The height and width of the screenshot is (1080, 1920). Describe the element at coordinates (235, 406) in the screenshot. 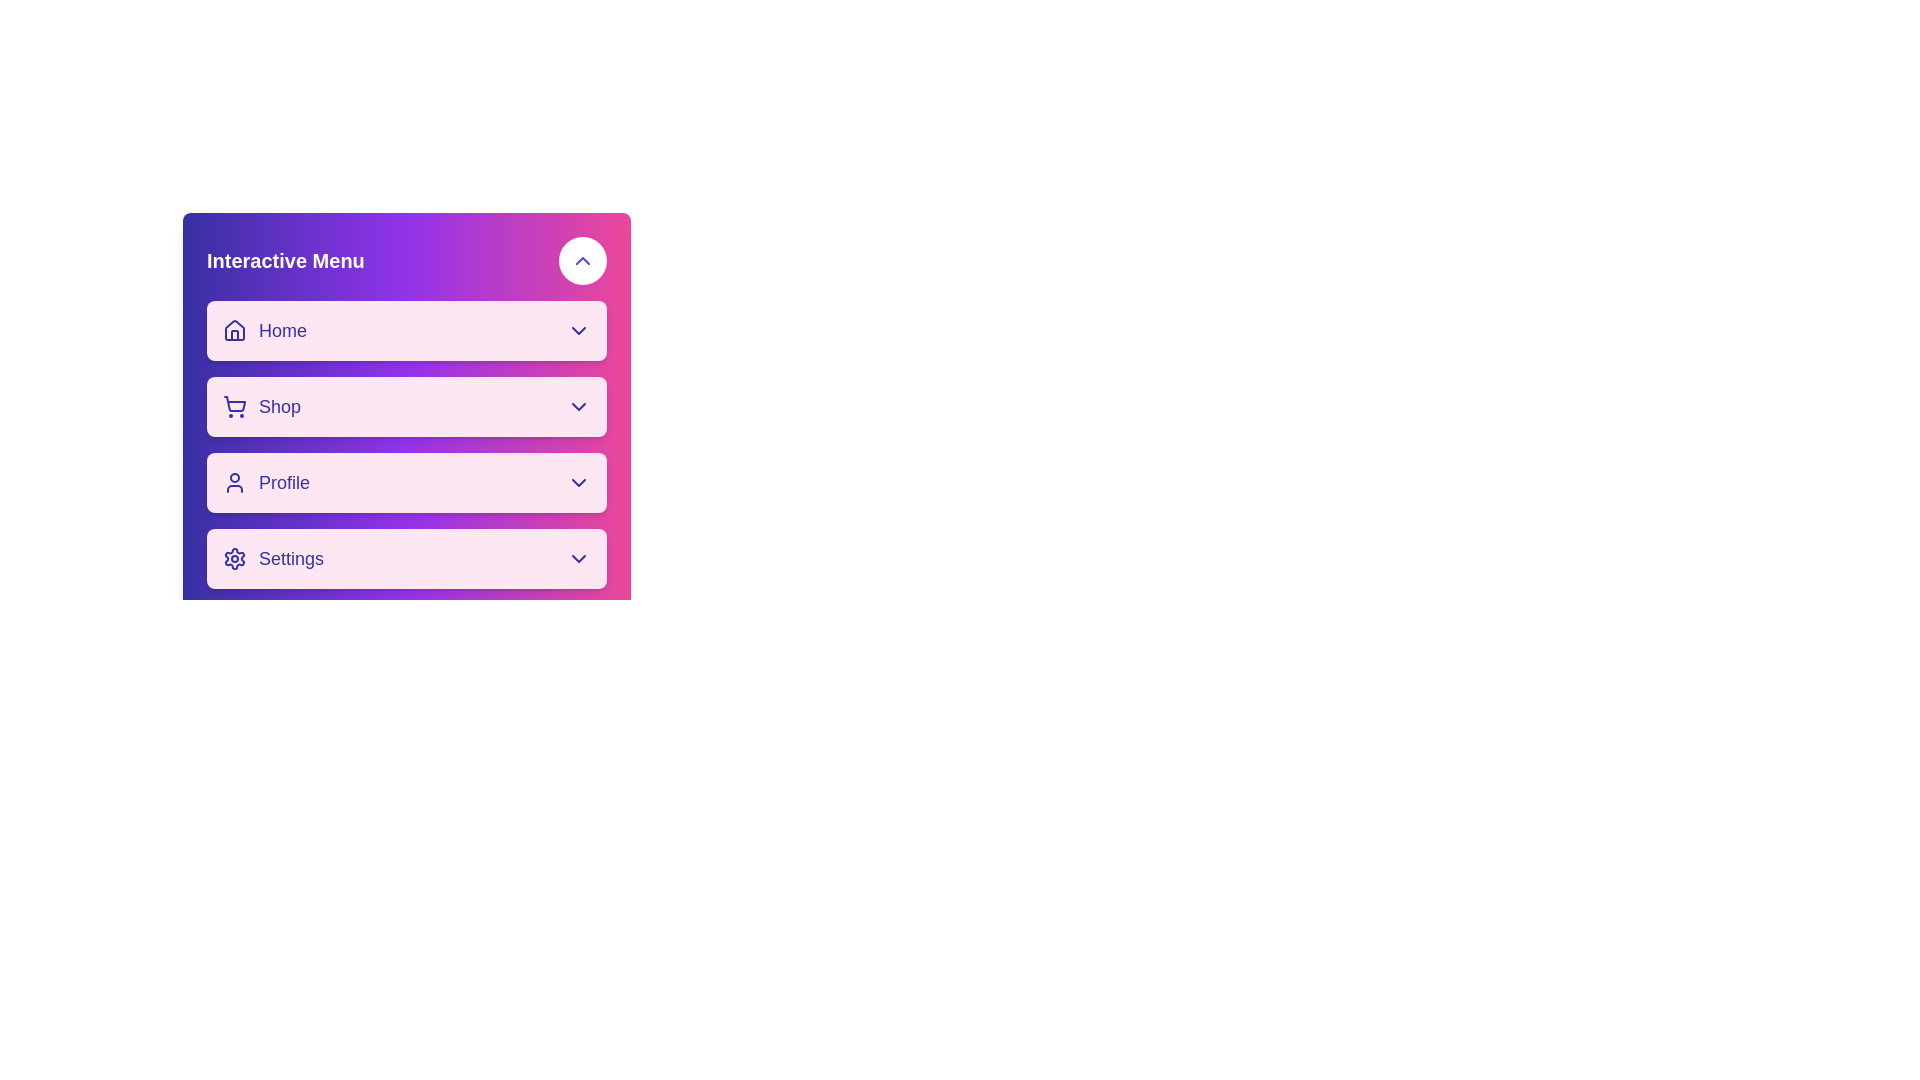

I see `the shopping cart icon located to the left of the 'Shop' label in the menu` at that location.